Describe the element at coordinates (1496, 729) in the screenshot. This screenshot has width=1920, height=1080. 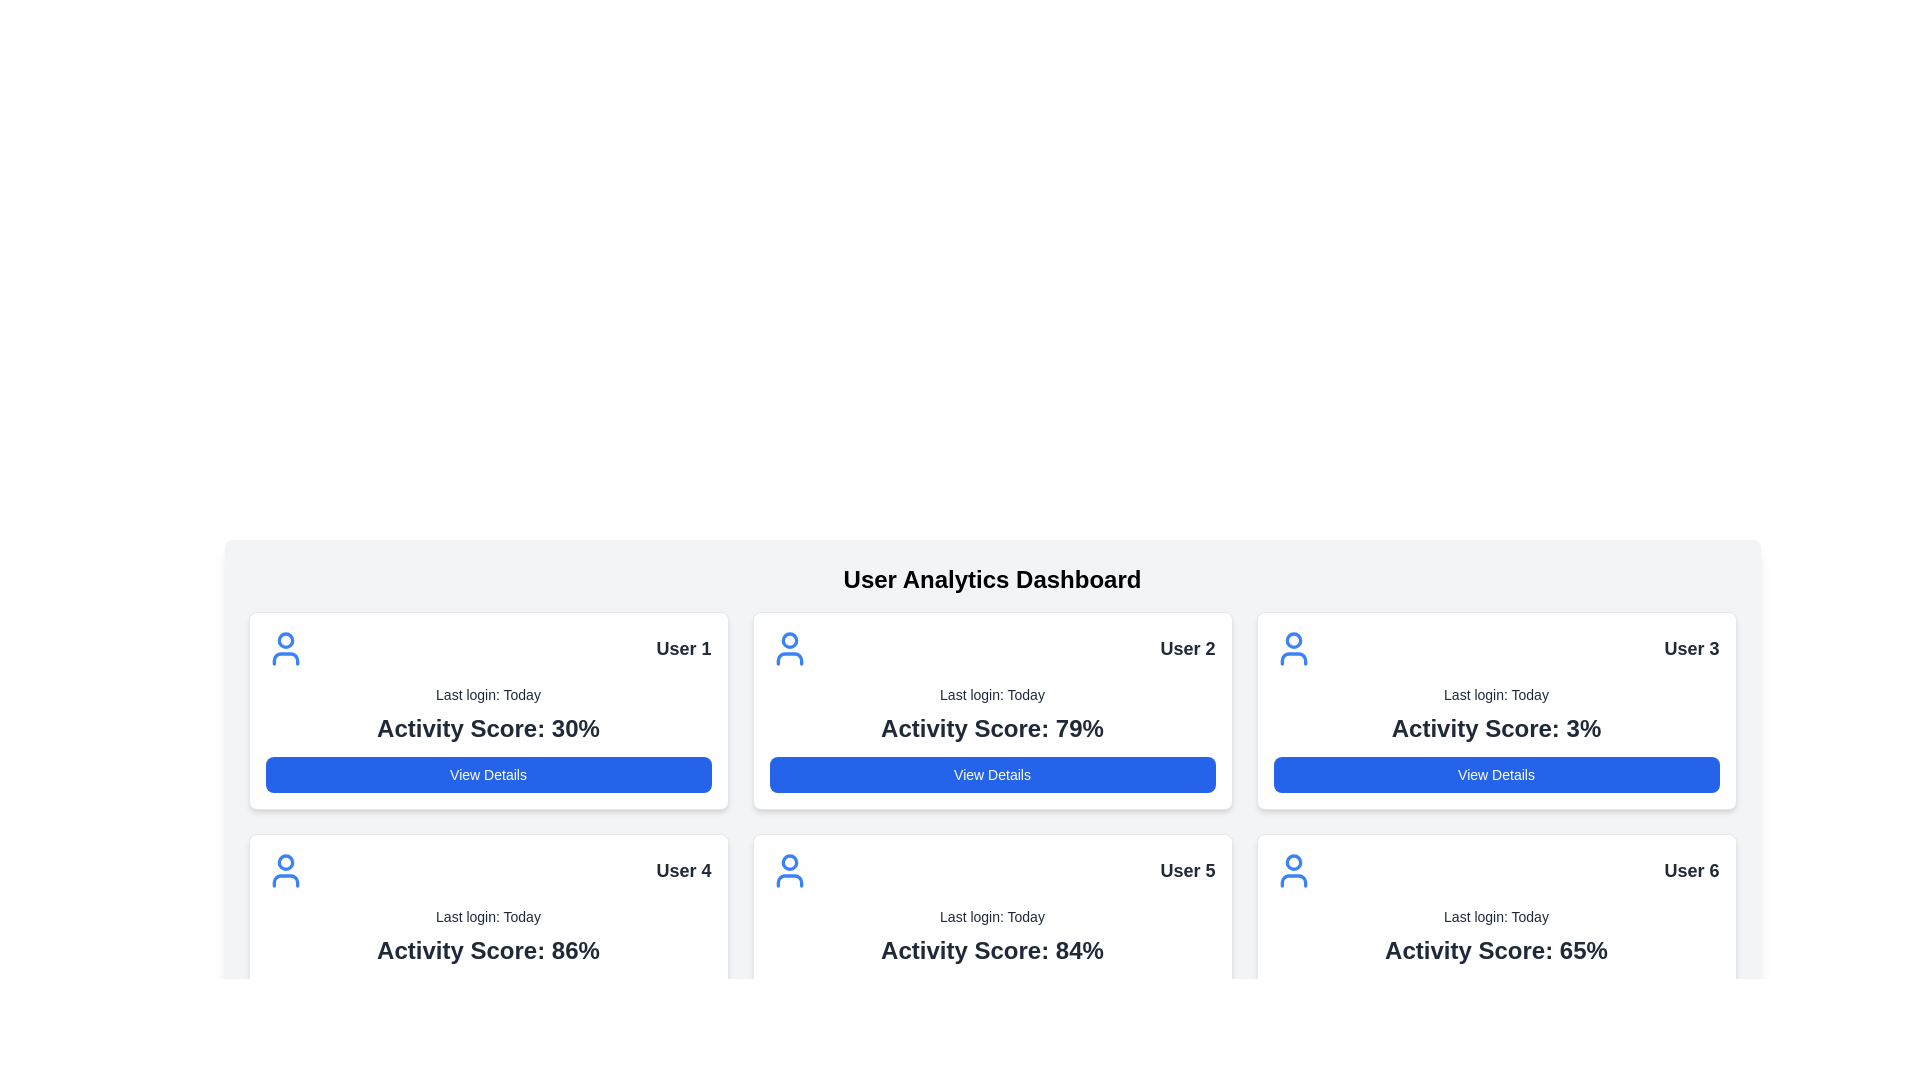
I see `the bold text label reading 'Activity Score: 3%' located in the top-right corner of the 'User 3' information card, positioned below 'Last login: Today' and above the 'View Details' button` at that location.